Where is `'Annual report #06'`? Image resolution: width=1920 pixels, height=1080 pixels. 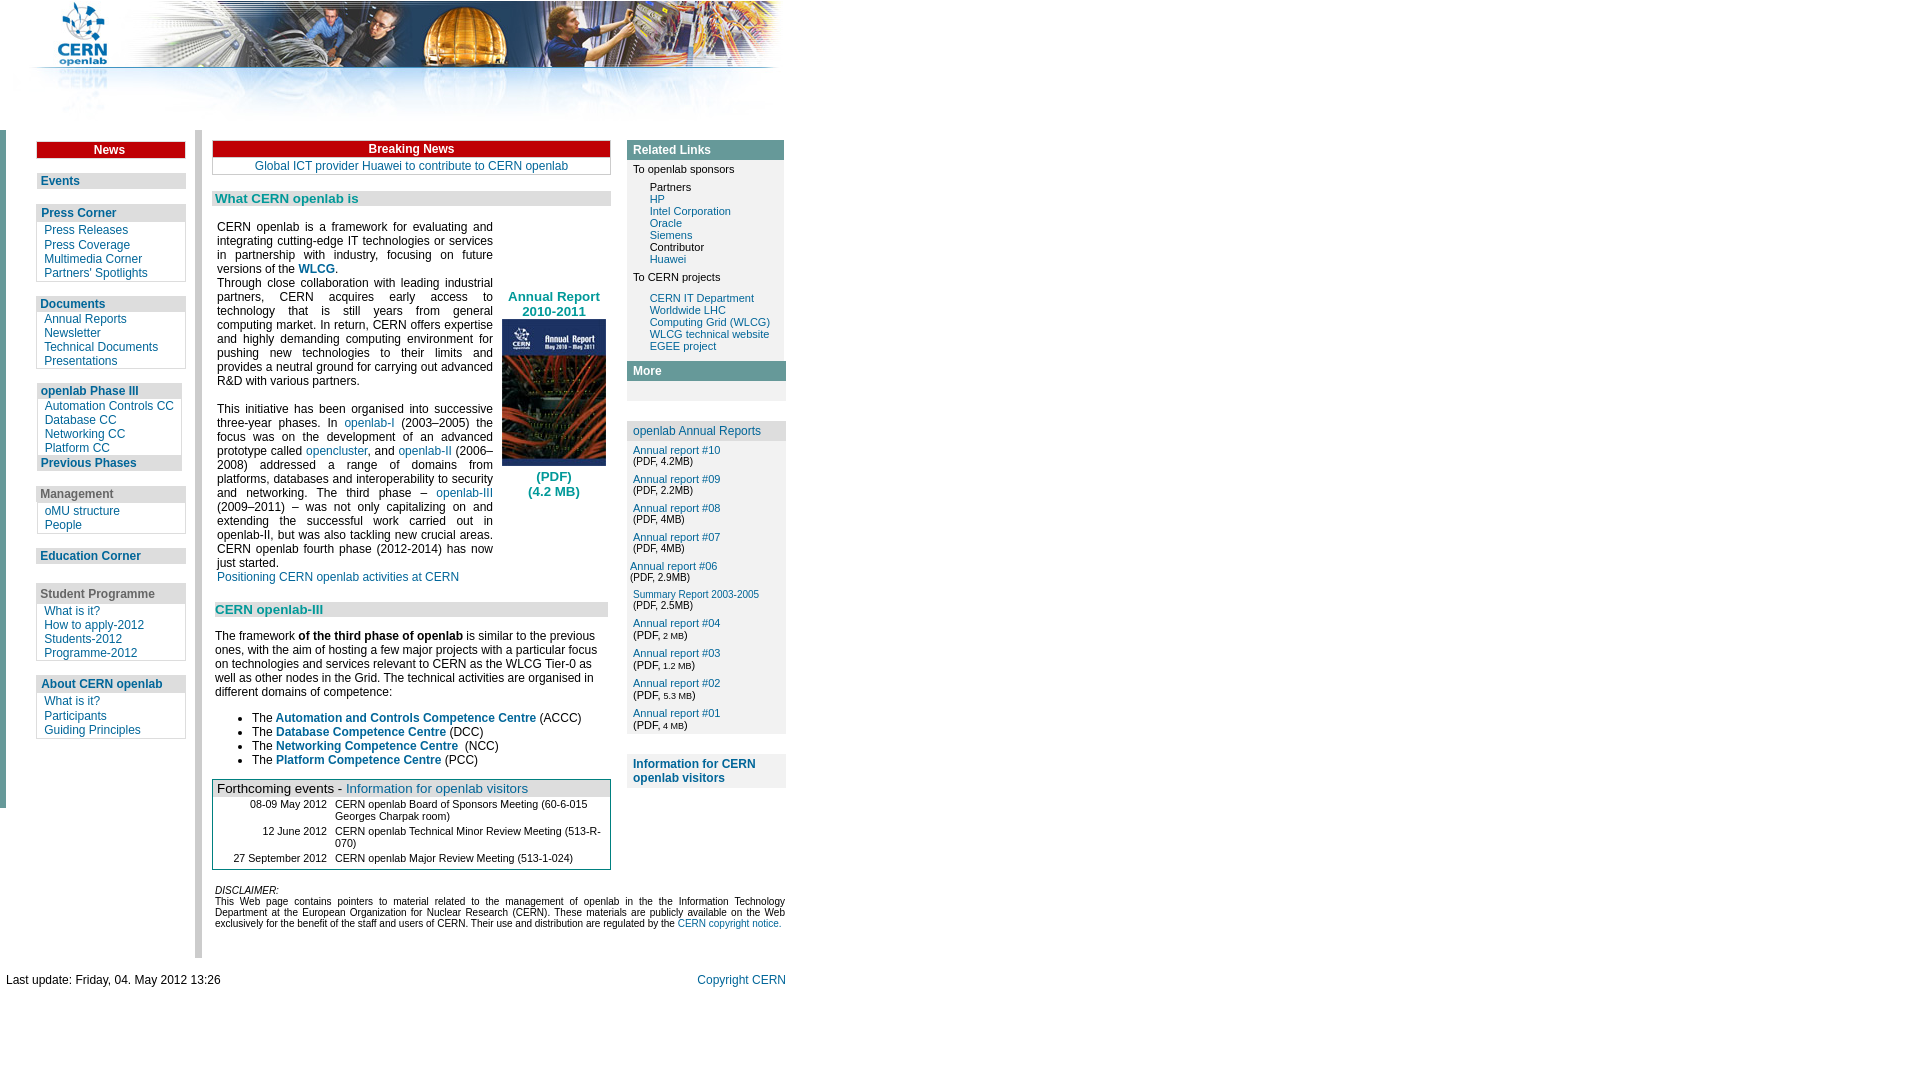
'Annual report #06' is located at coordinates (673, 566).